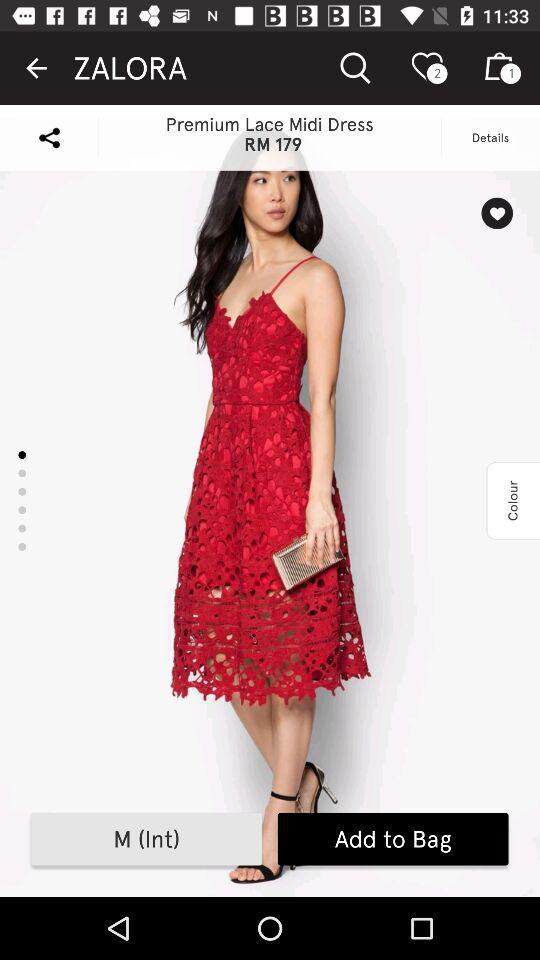 This screenshot has width=540, height=960. What do you see at coordinates (49, 136) in the screenshot?
I see `share item` at bounding box center [49, 136].